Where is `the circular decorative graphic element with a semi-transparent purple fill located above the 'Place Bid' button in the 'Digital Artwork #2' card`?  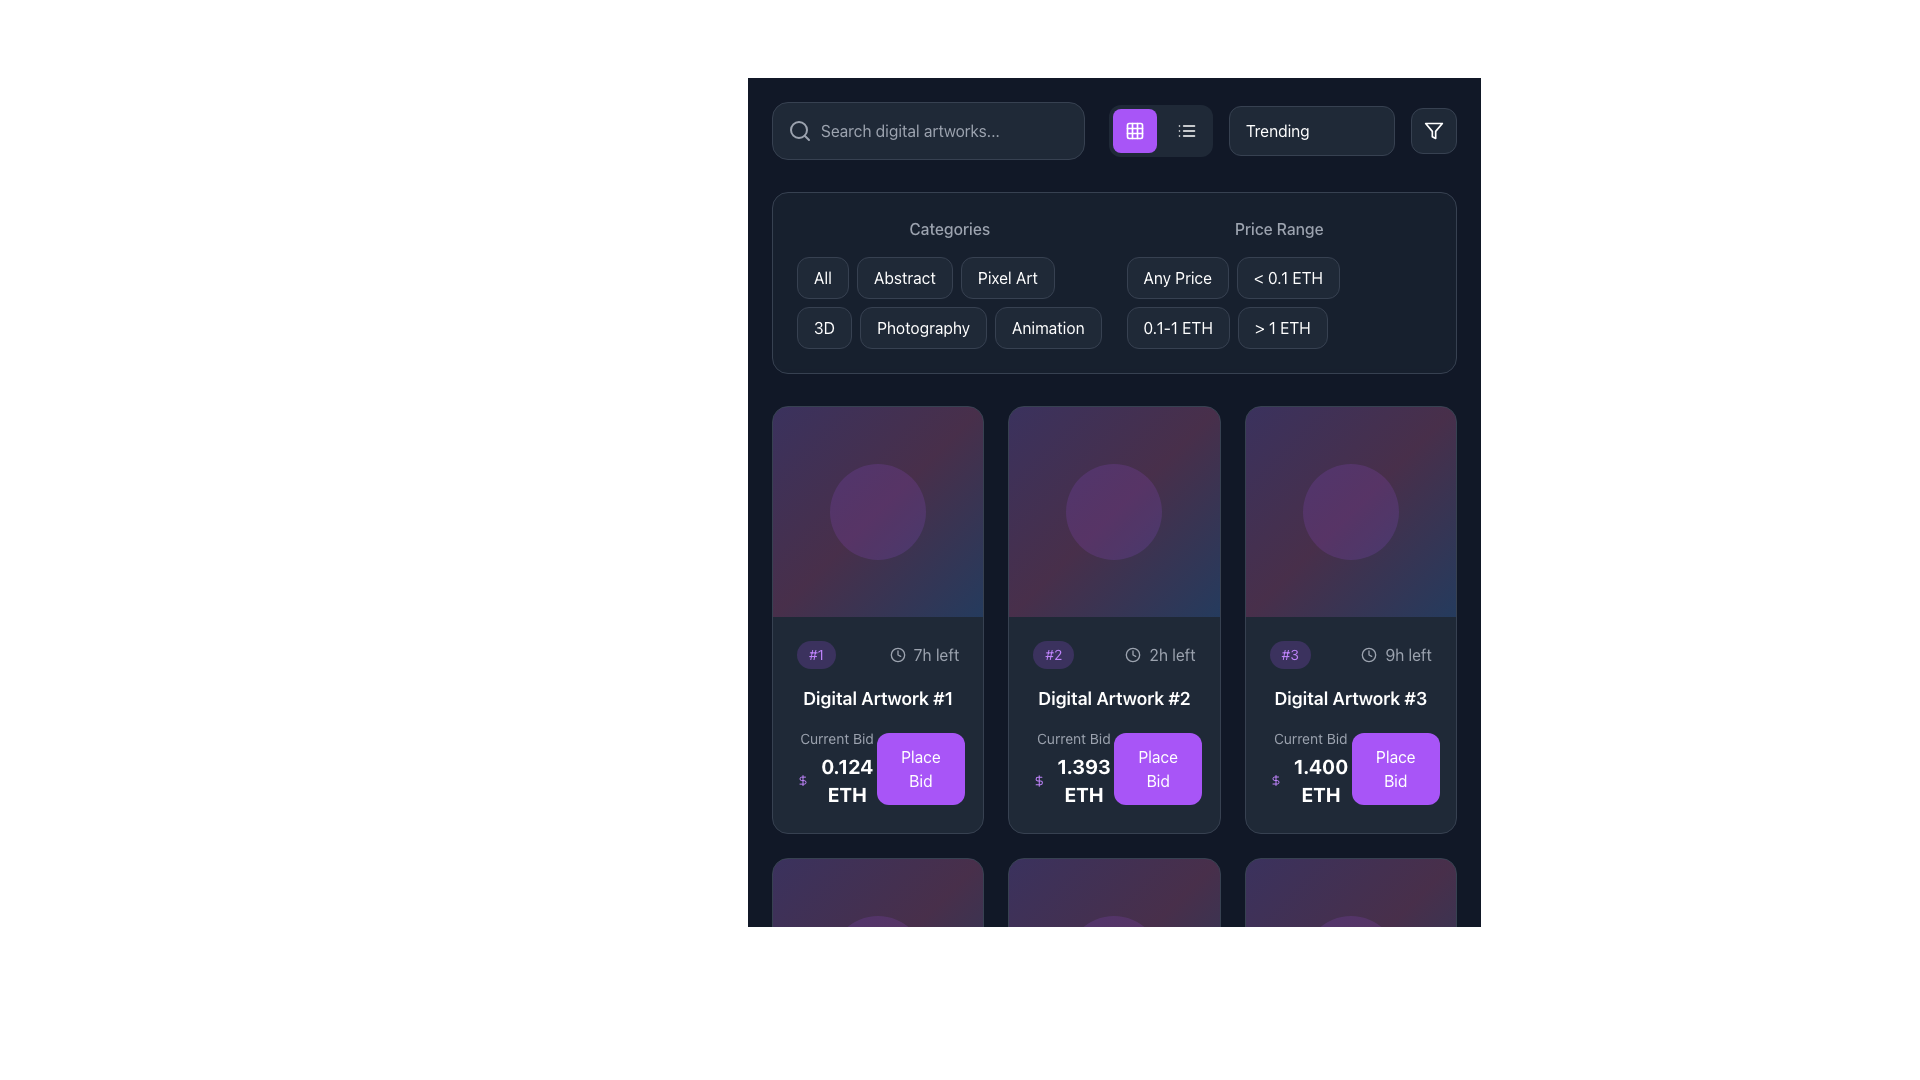
the circular decorative graphic element with a semi-transparent purple fill located above the 'Place Bid' button in the 'Digital Artwork #2' card is located at coordinates (1113, 511).